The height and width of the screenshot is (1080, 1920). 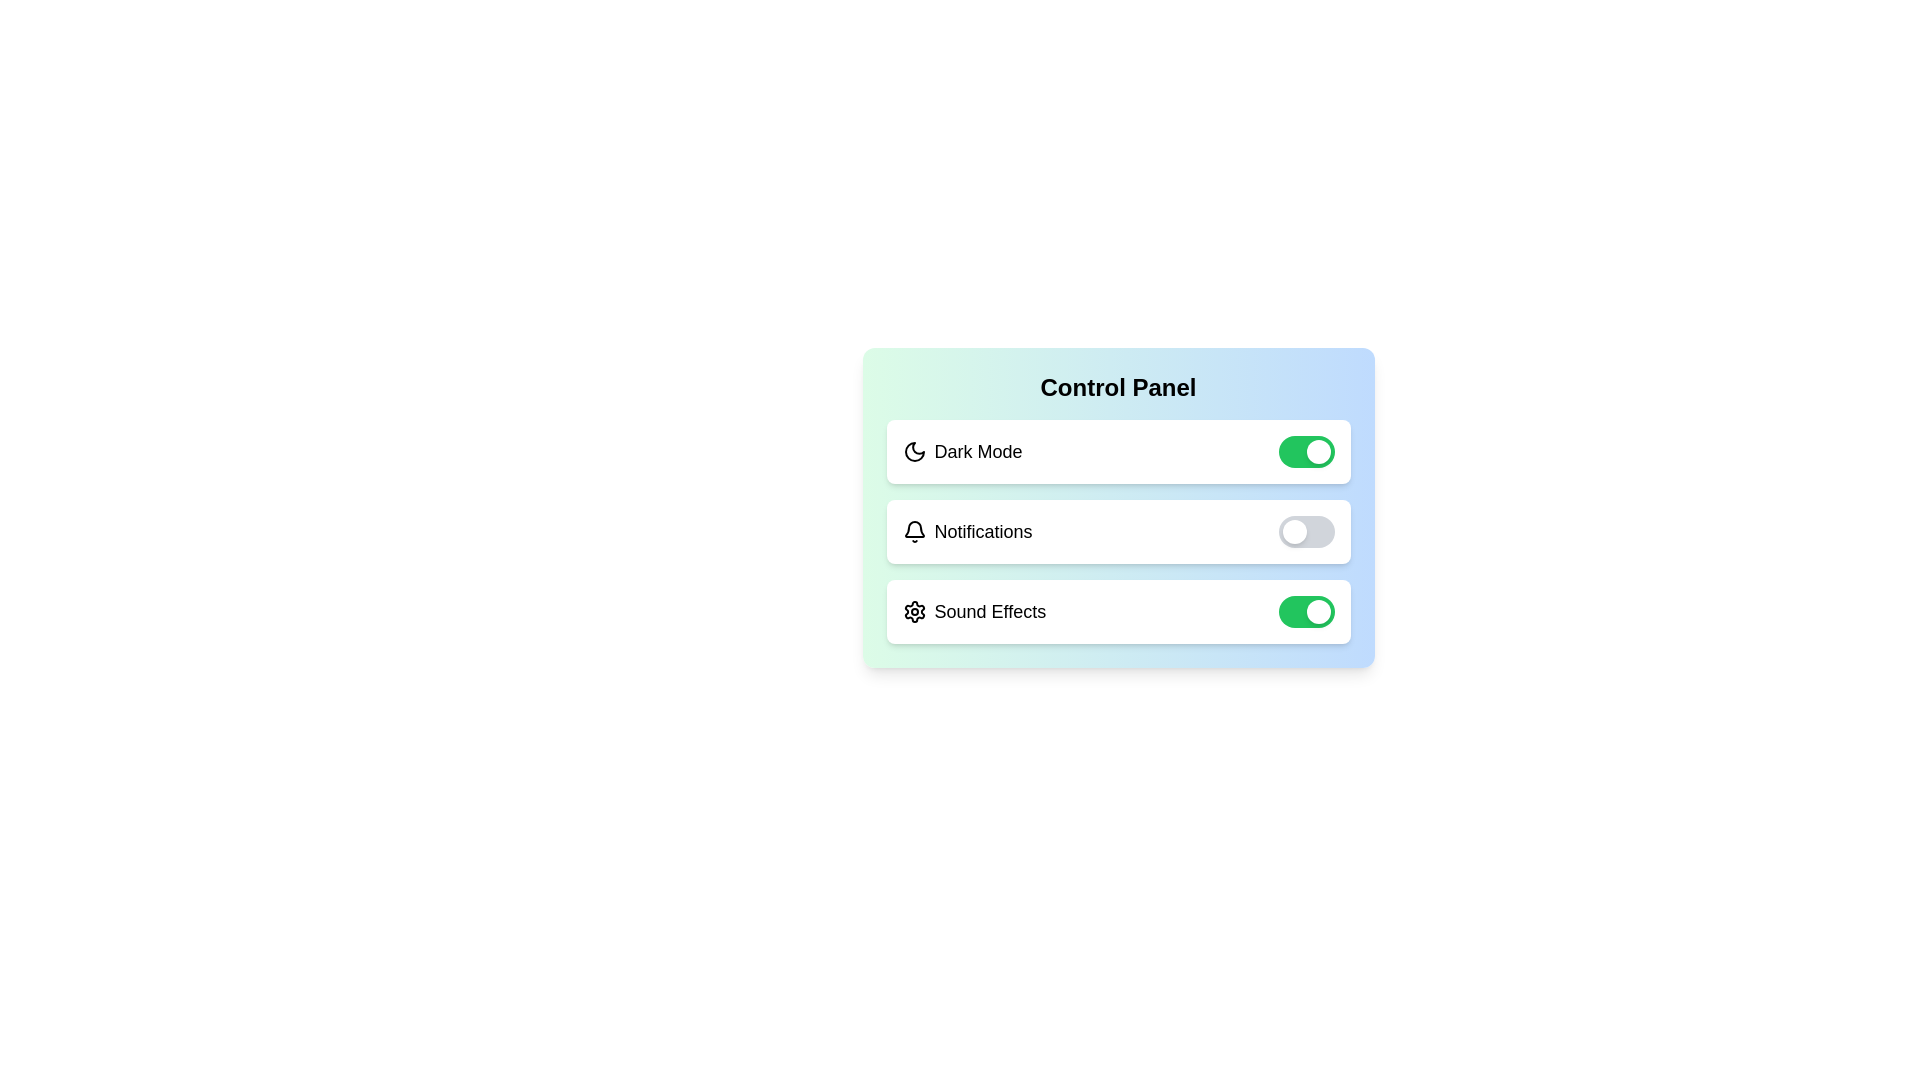 What do you see at coordinates (1117, 388) in the screenshot?
I see `the 'Control Panel' title to focus or highlight it` at bounding box center [1117, 388].